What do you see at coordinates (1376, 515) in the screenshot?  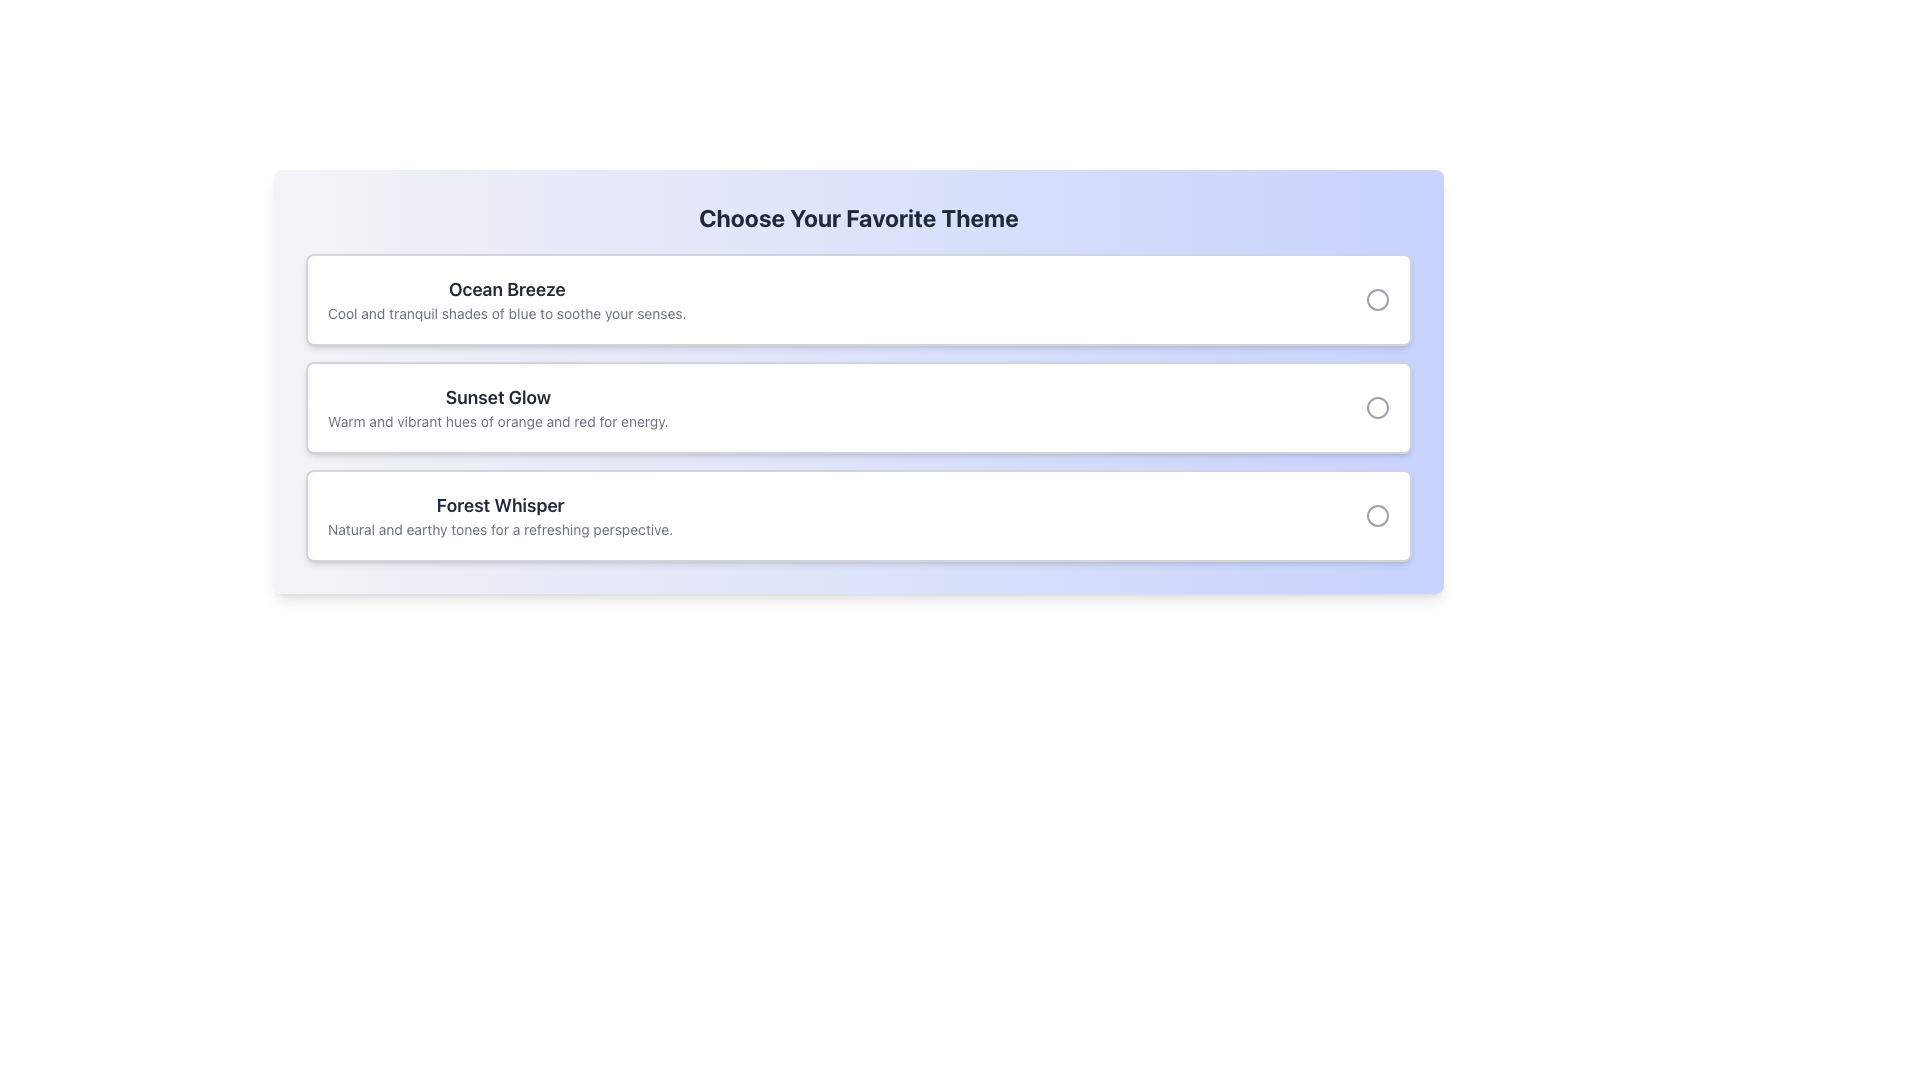 I see `the unselected radio button with a hollow center in the 'Forest Whisper' card` at bounding box center [1376, 515].